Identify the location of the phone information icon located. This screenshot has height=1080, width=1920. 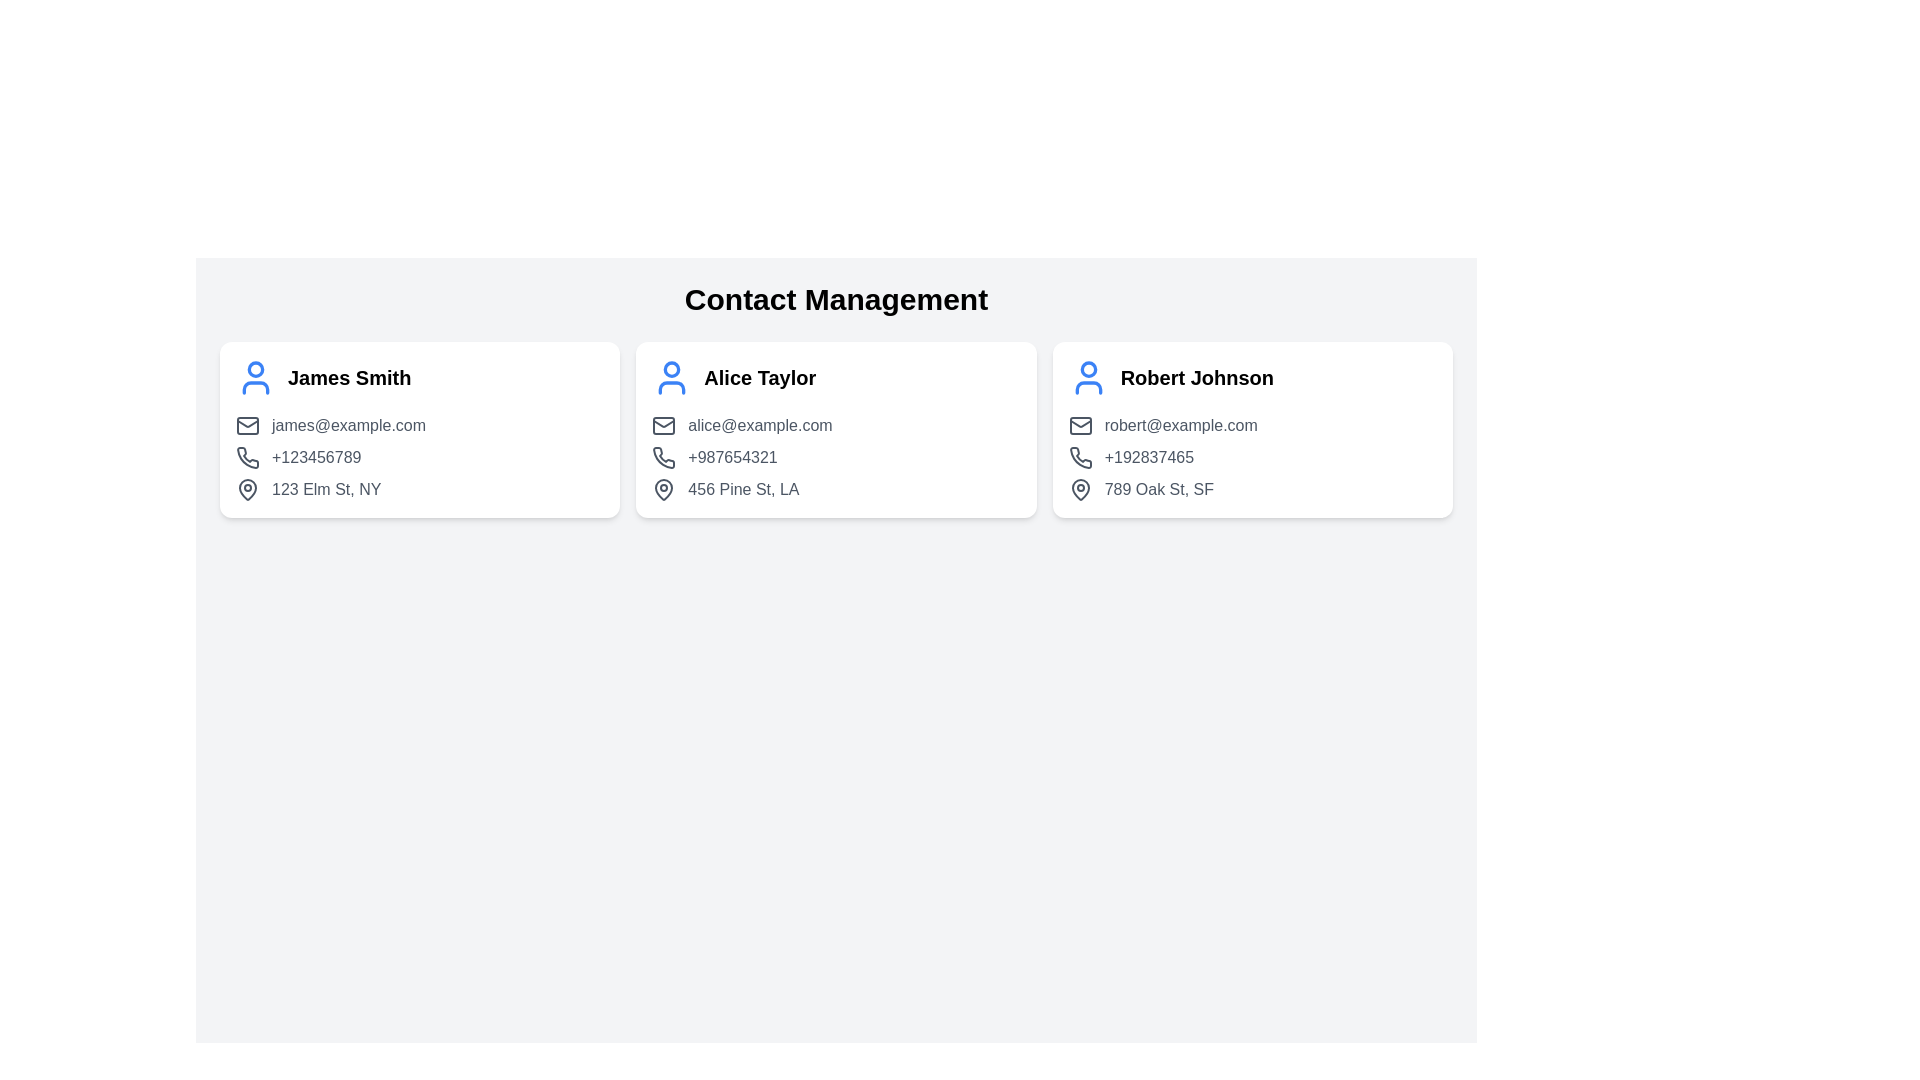
(247, 458).